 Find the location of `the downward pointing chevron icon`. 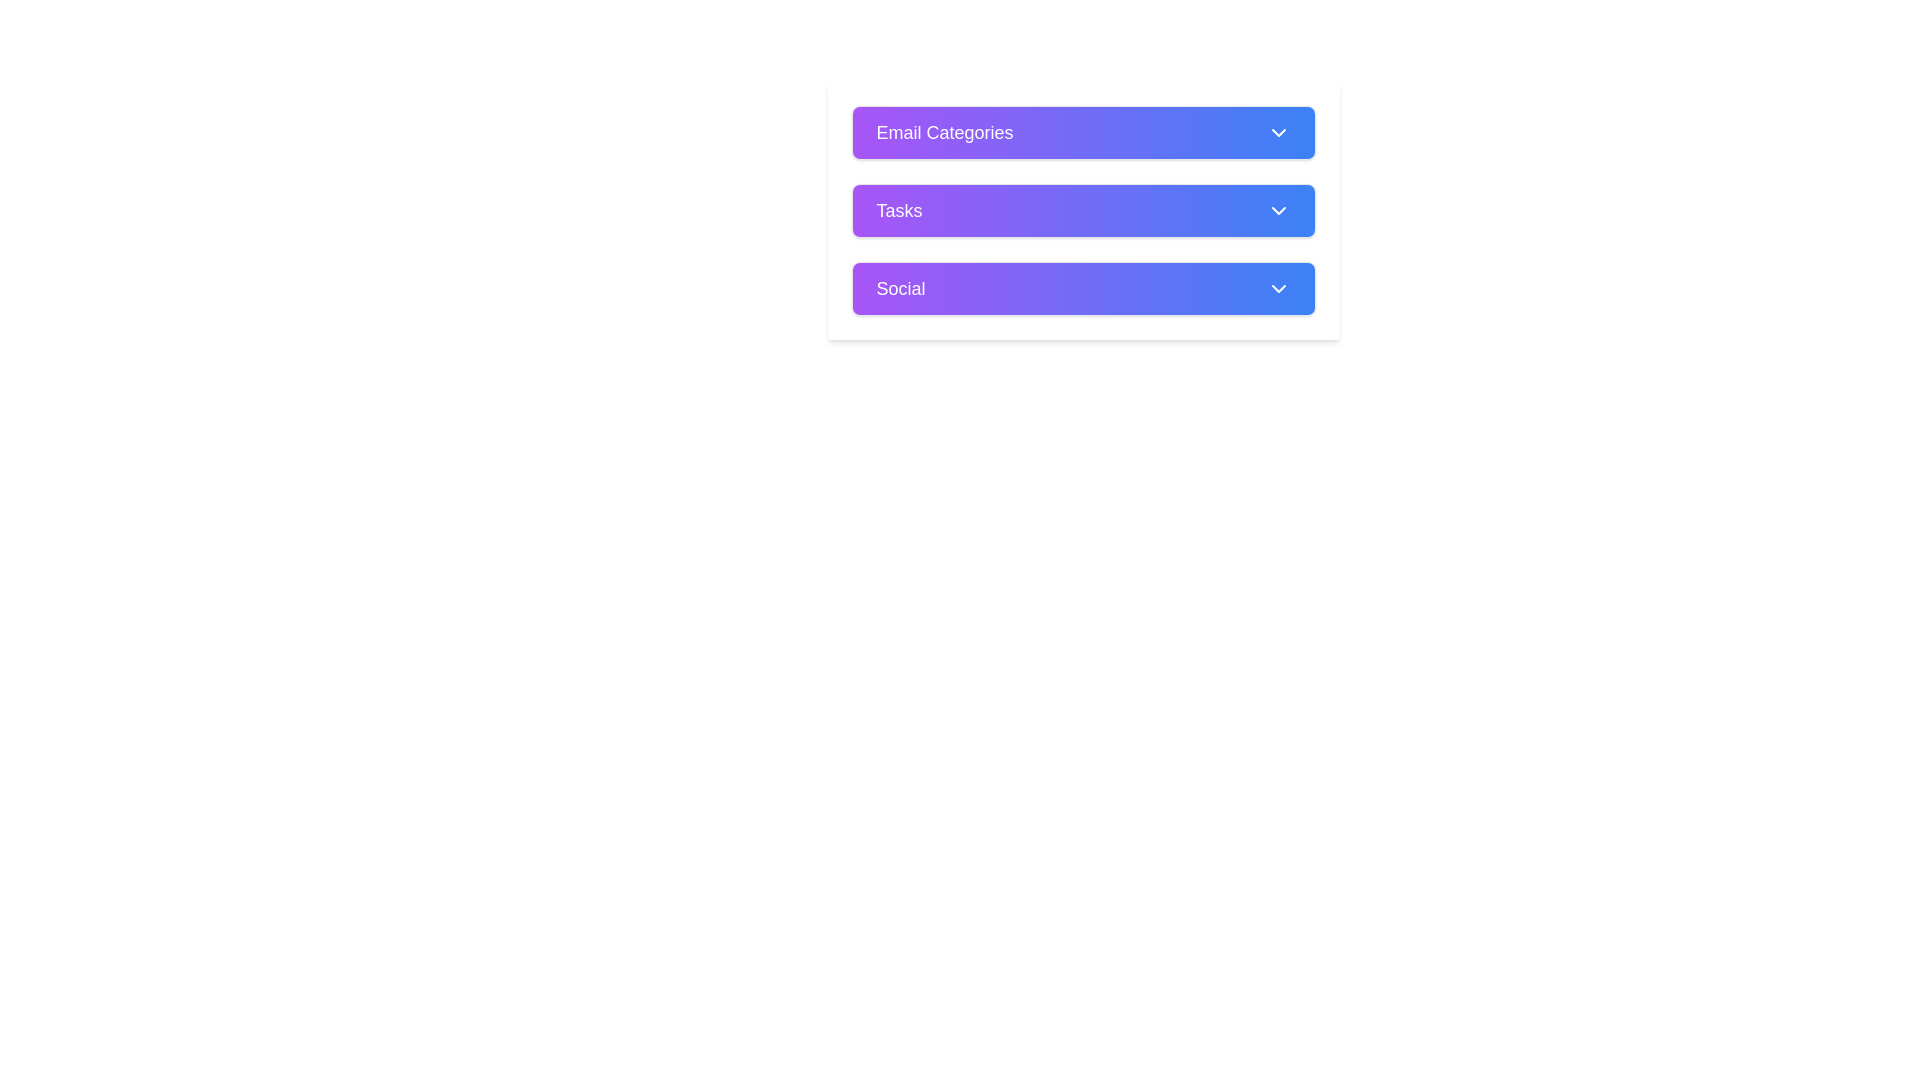

the downward pointing chevron icon is located at coordinates (1277, 132).